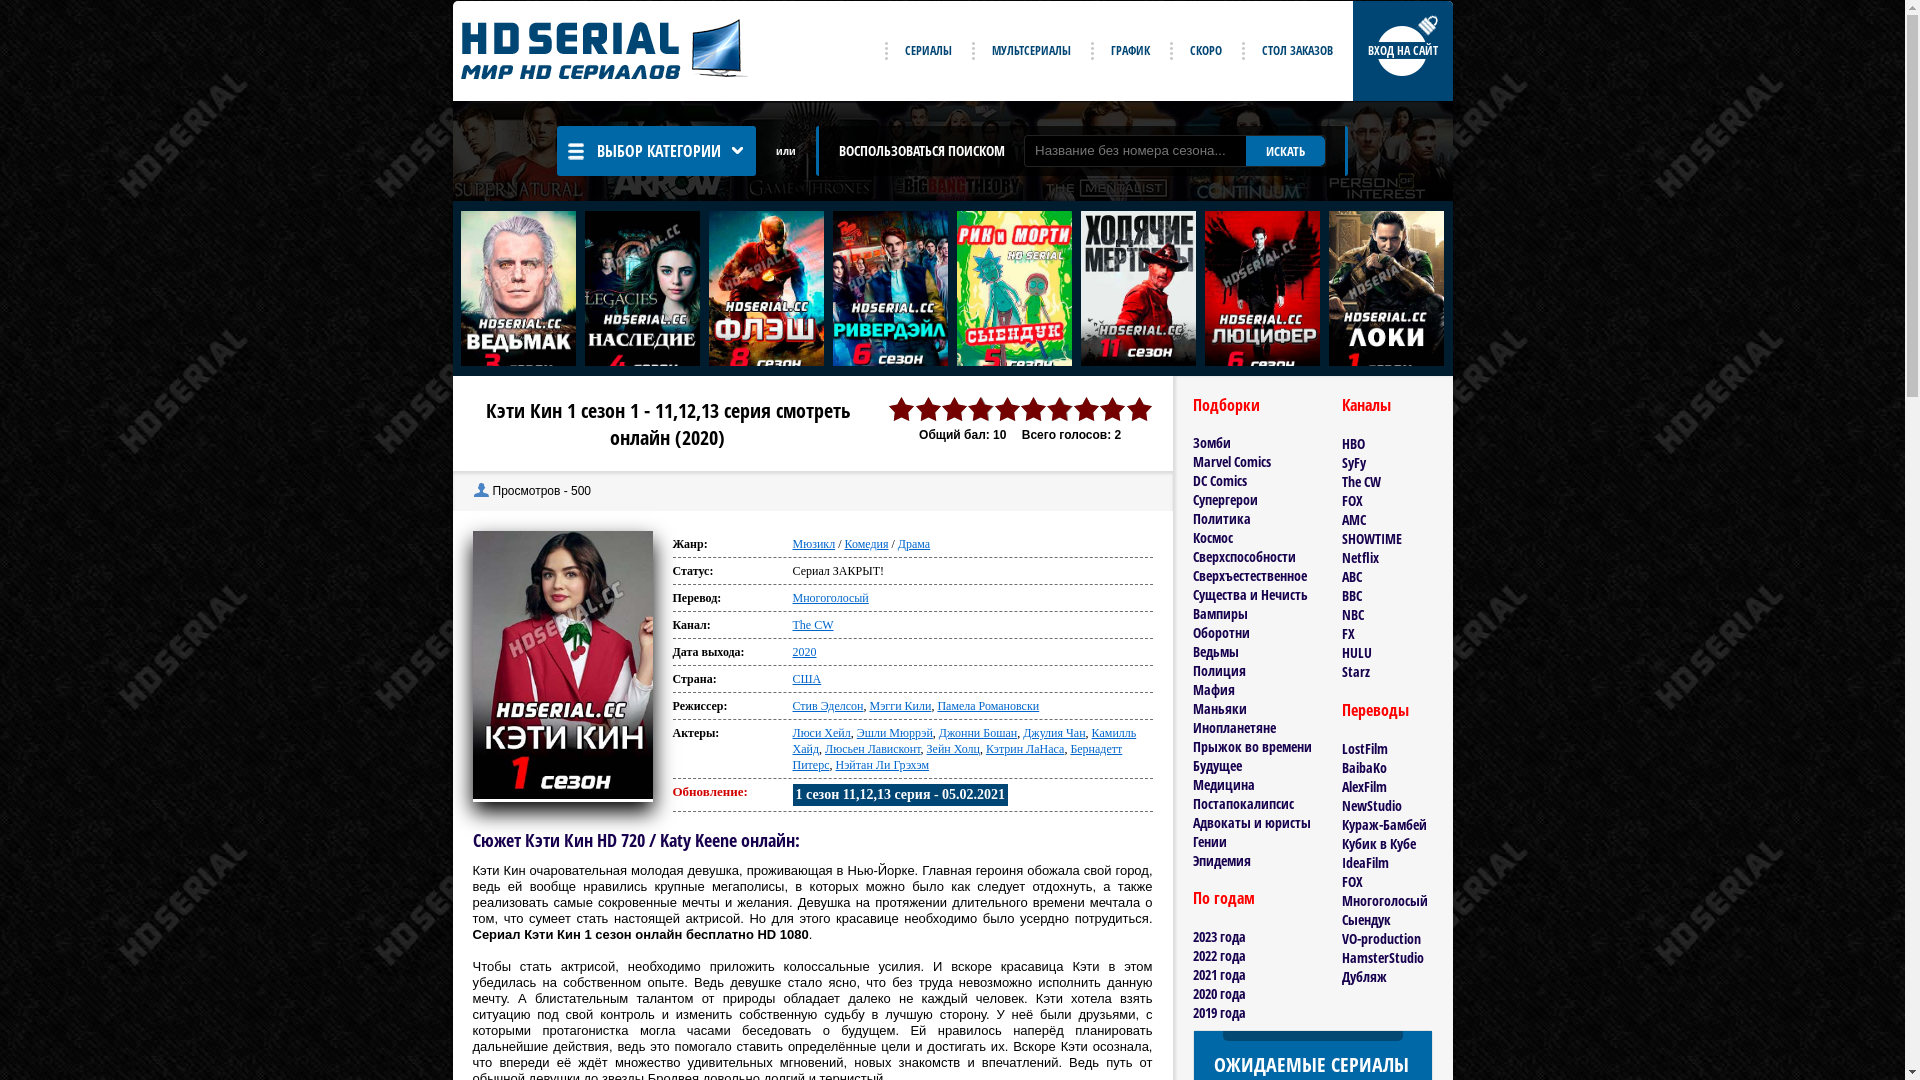 The image size is (1920, 1080). I want to click on 'HamsterStudio', so click(1381, 956).